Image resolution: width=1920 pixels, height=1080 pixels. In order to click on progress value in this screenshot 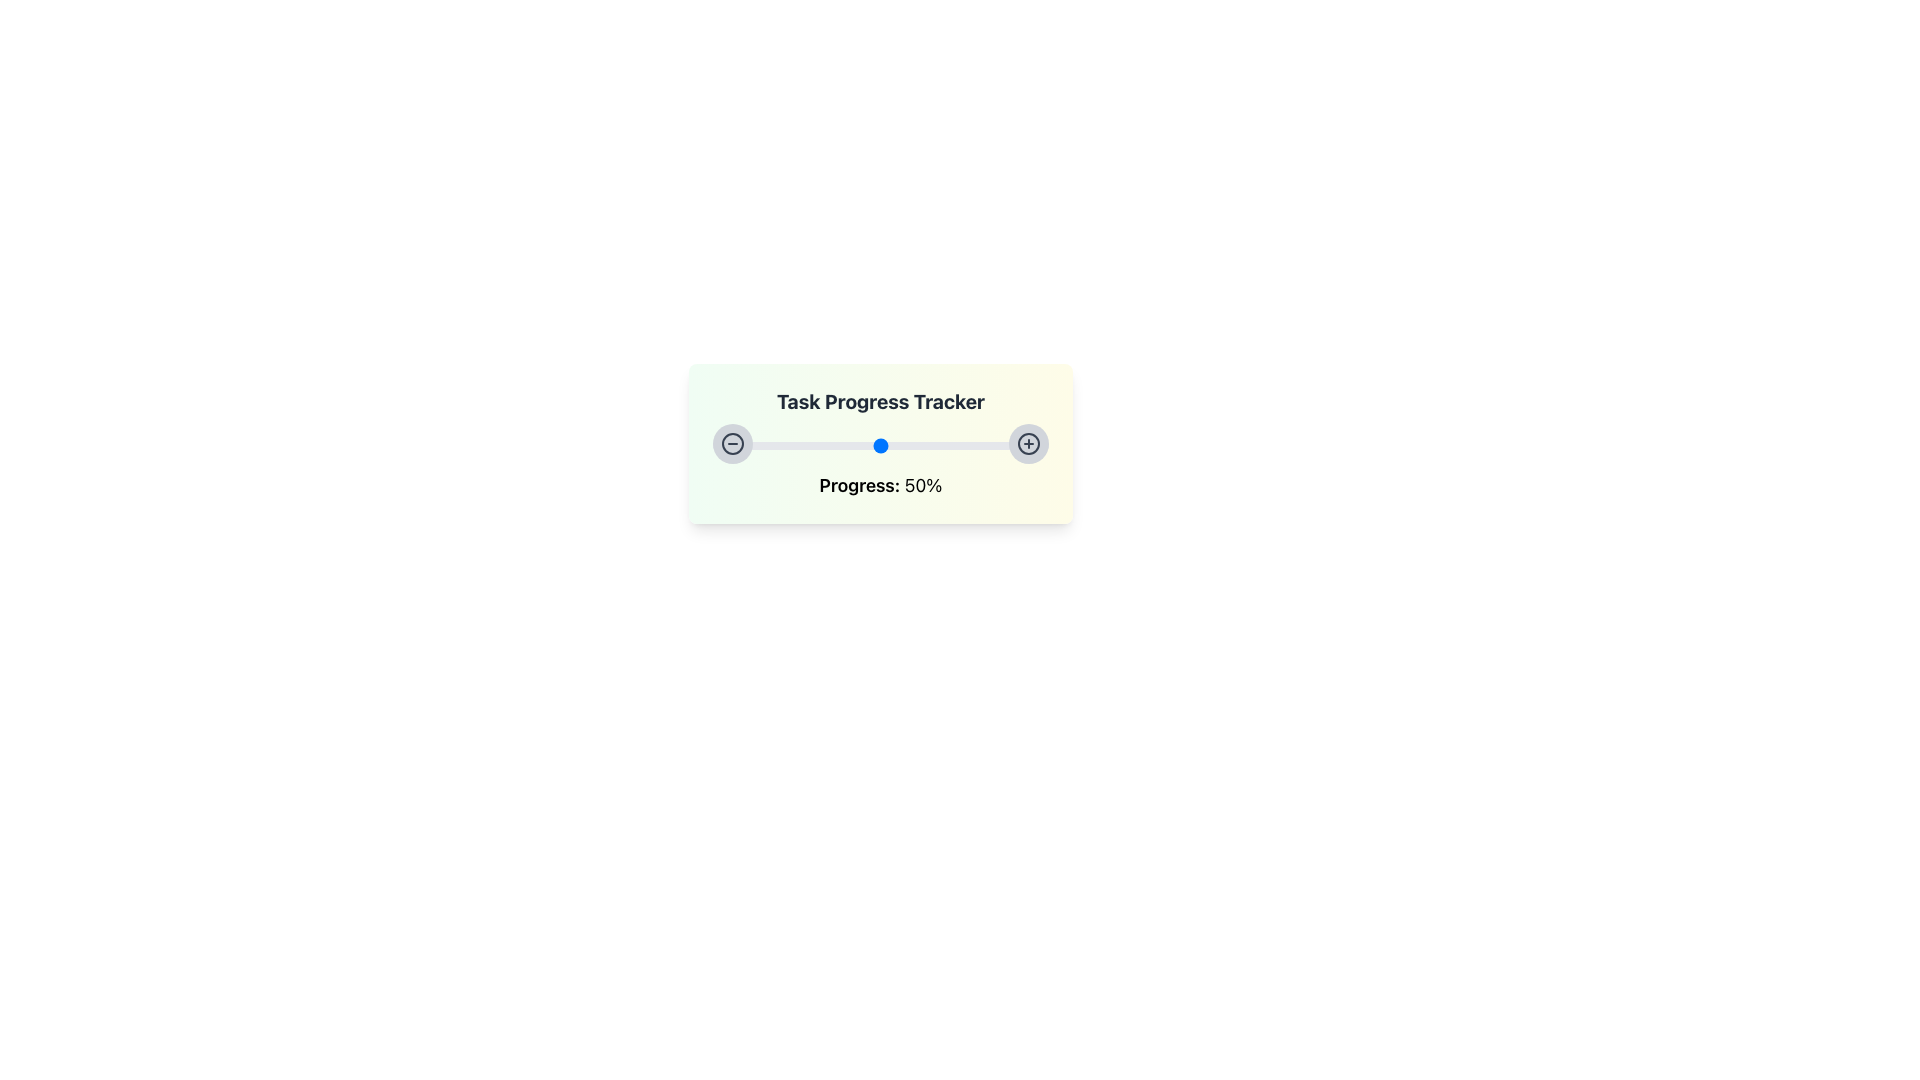, I will do `click(837, 442)`.